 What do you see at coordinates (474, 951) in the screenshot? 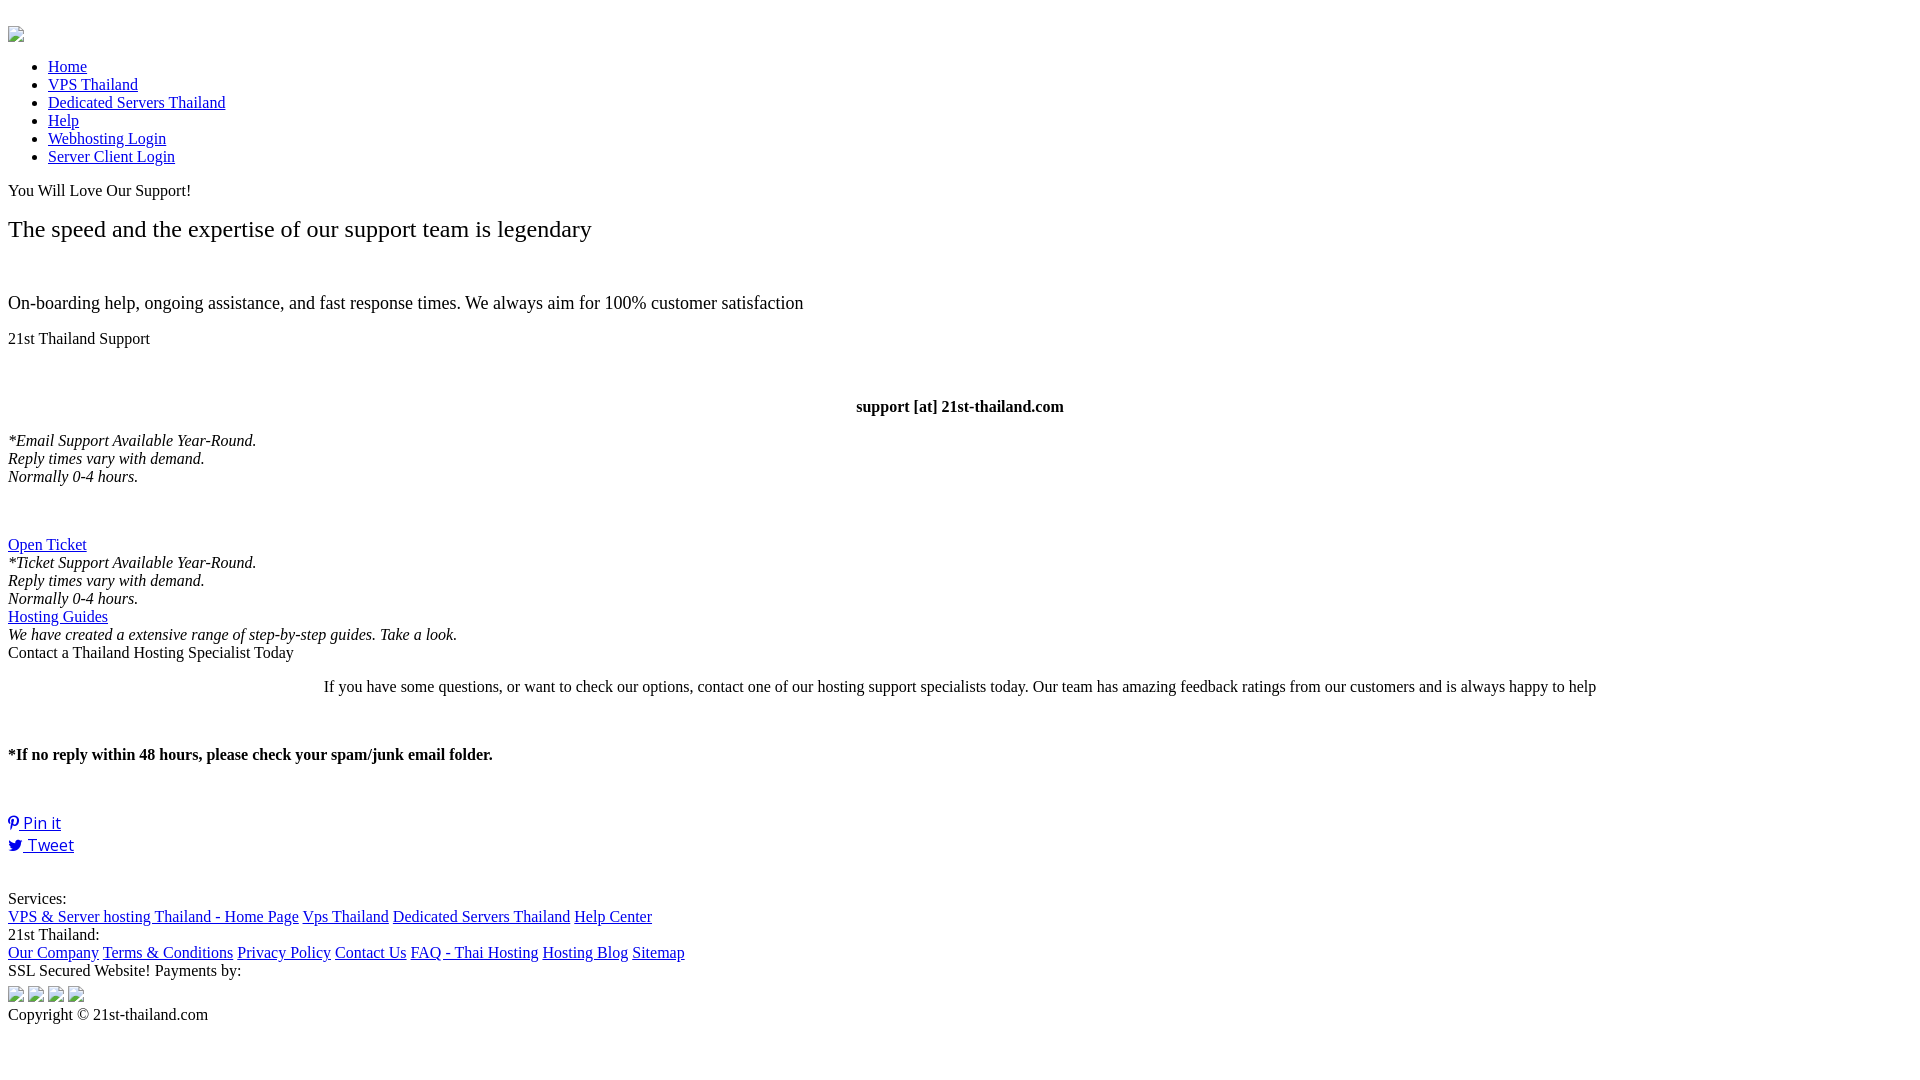
I see `'FAQ - Thai Hosting'` at bounding box center [474, 951].